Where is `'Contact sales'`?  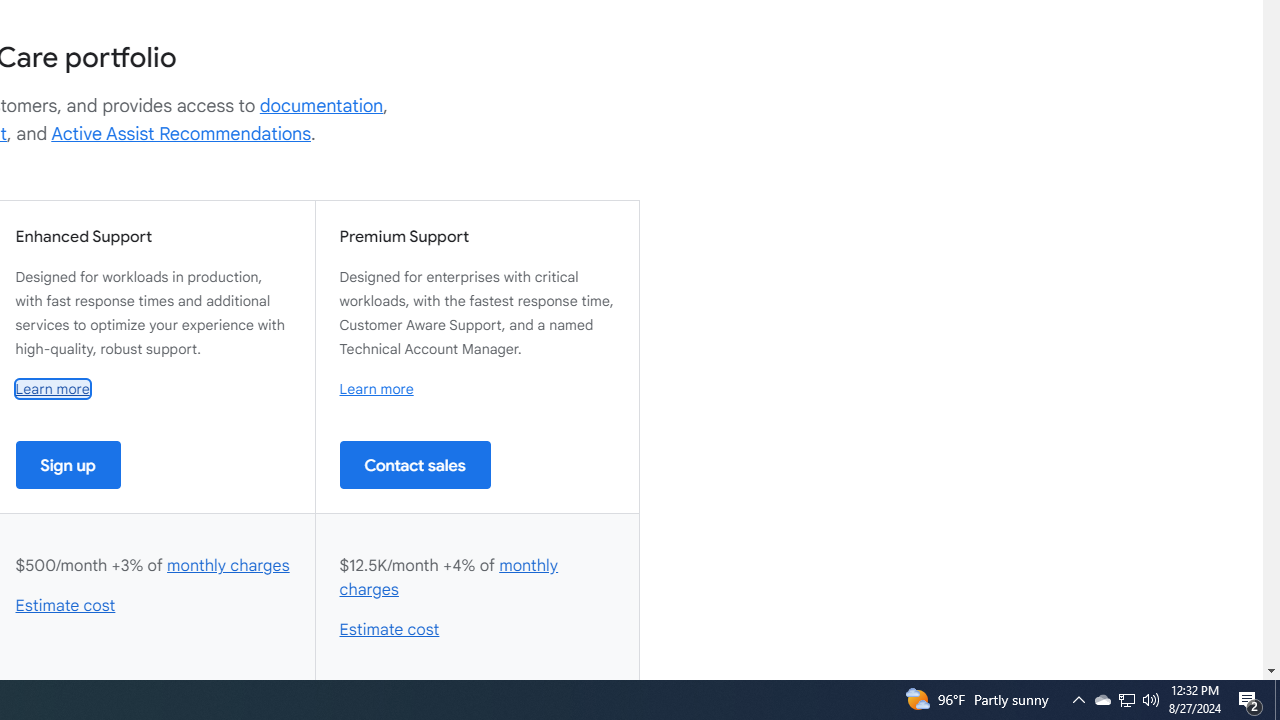
'Contact sales' is located at coordinates (414, 464).